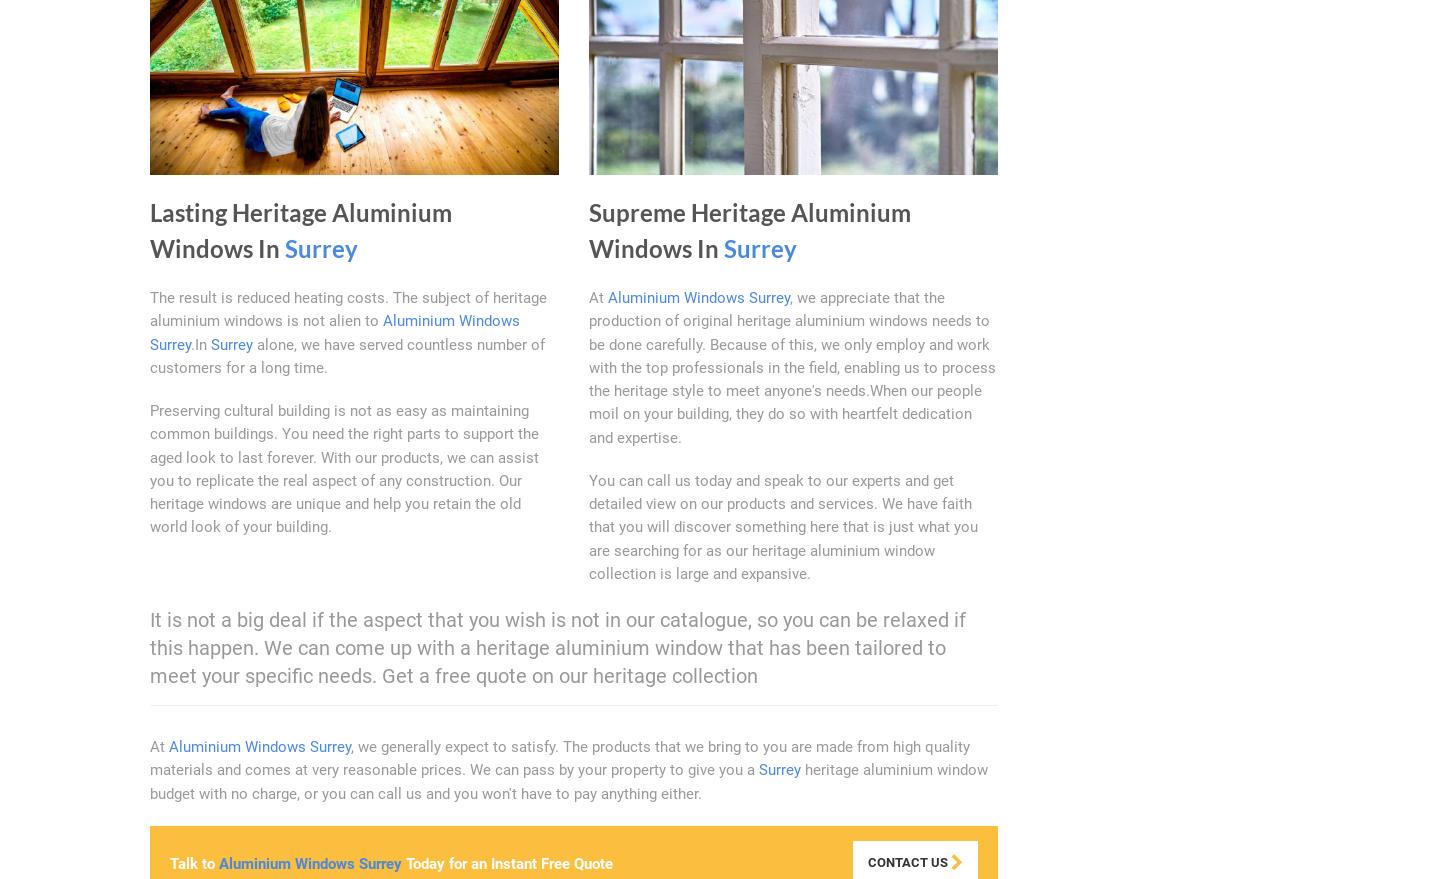  Describe the element at coordinates (299, 230) in the screenshot. I see `'Lasting Heritage Aluminium Windows In'` at that location.